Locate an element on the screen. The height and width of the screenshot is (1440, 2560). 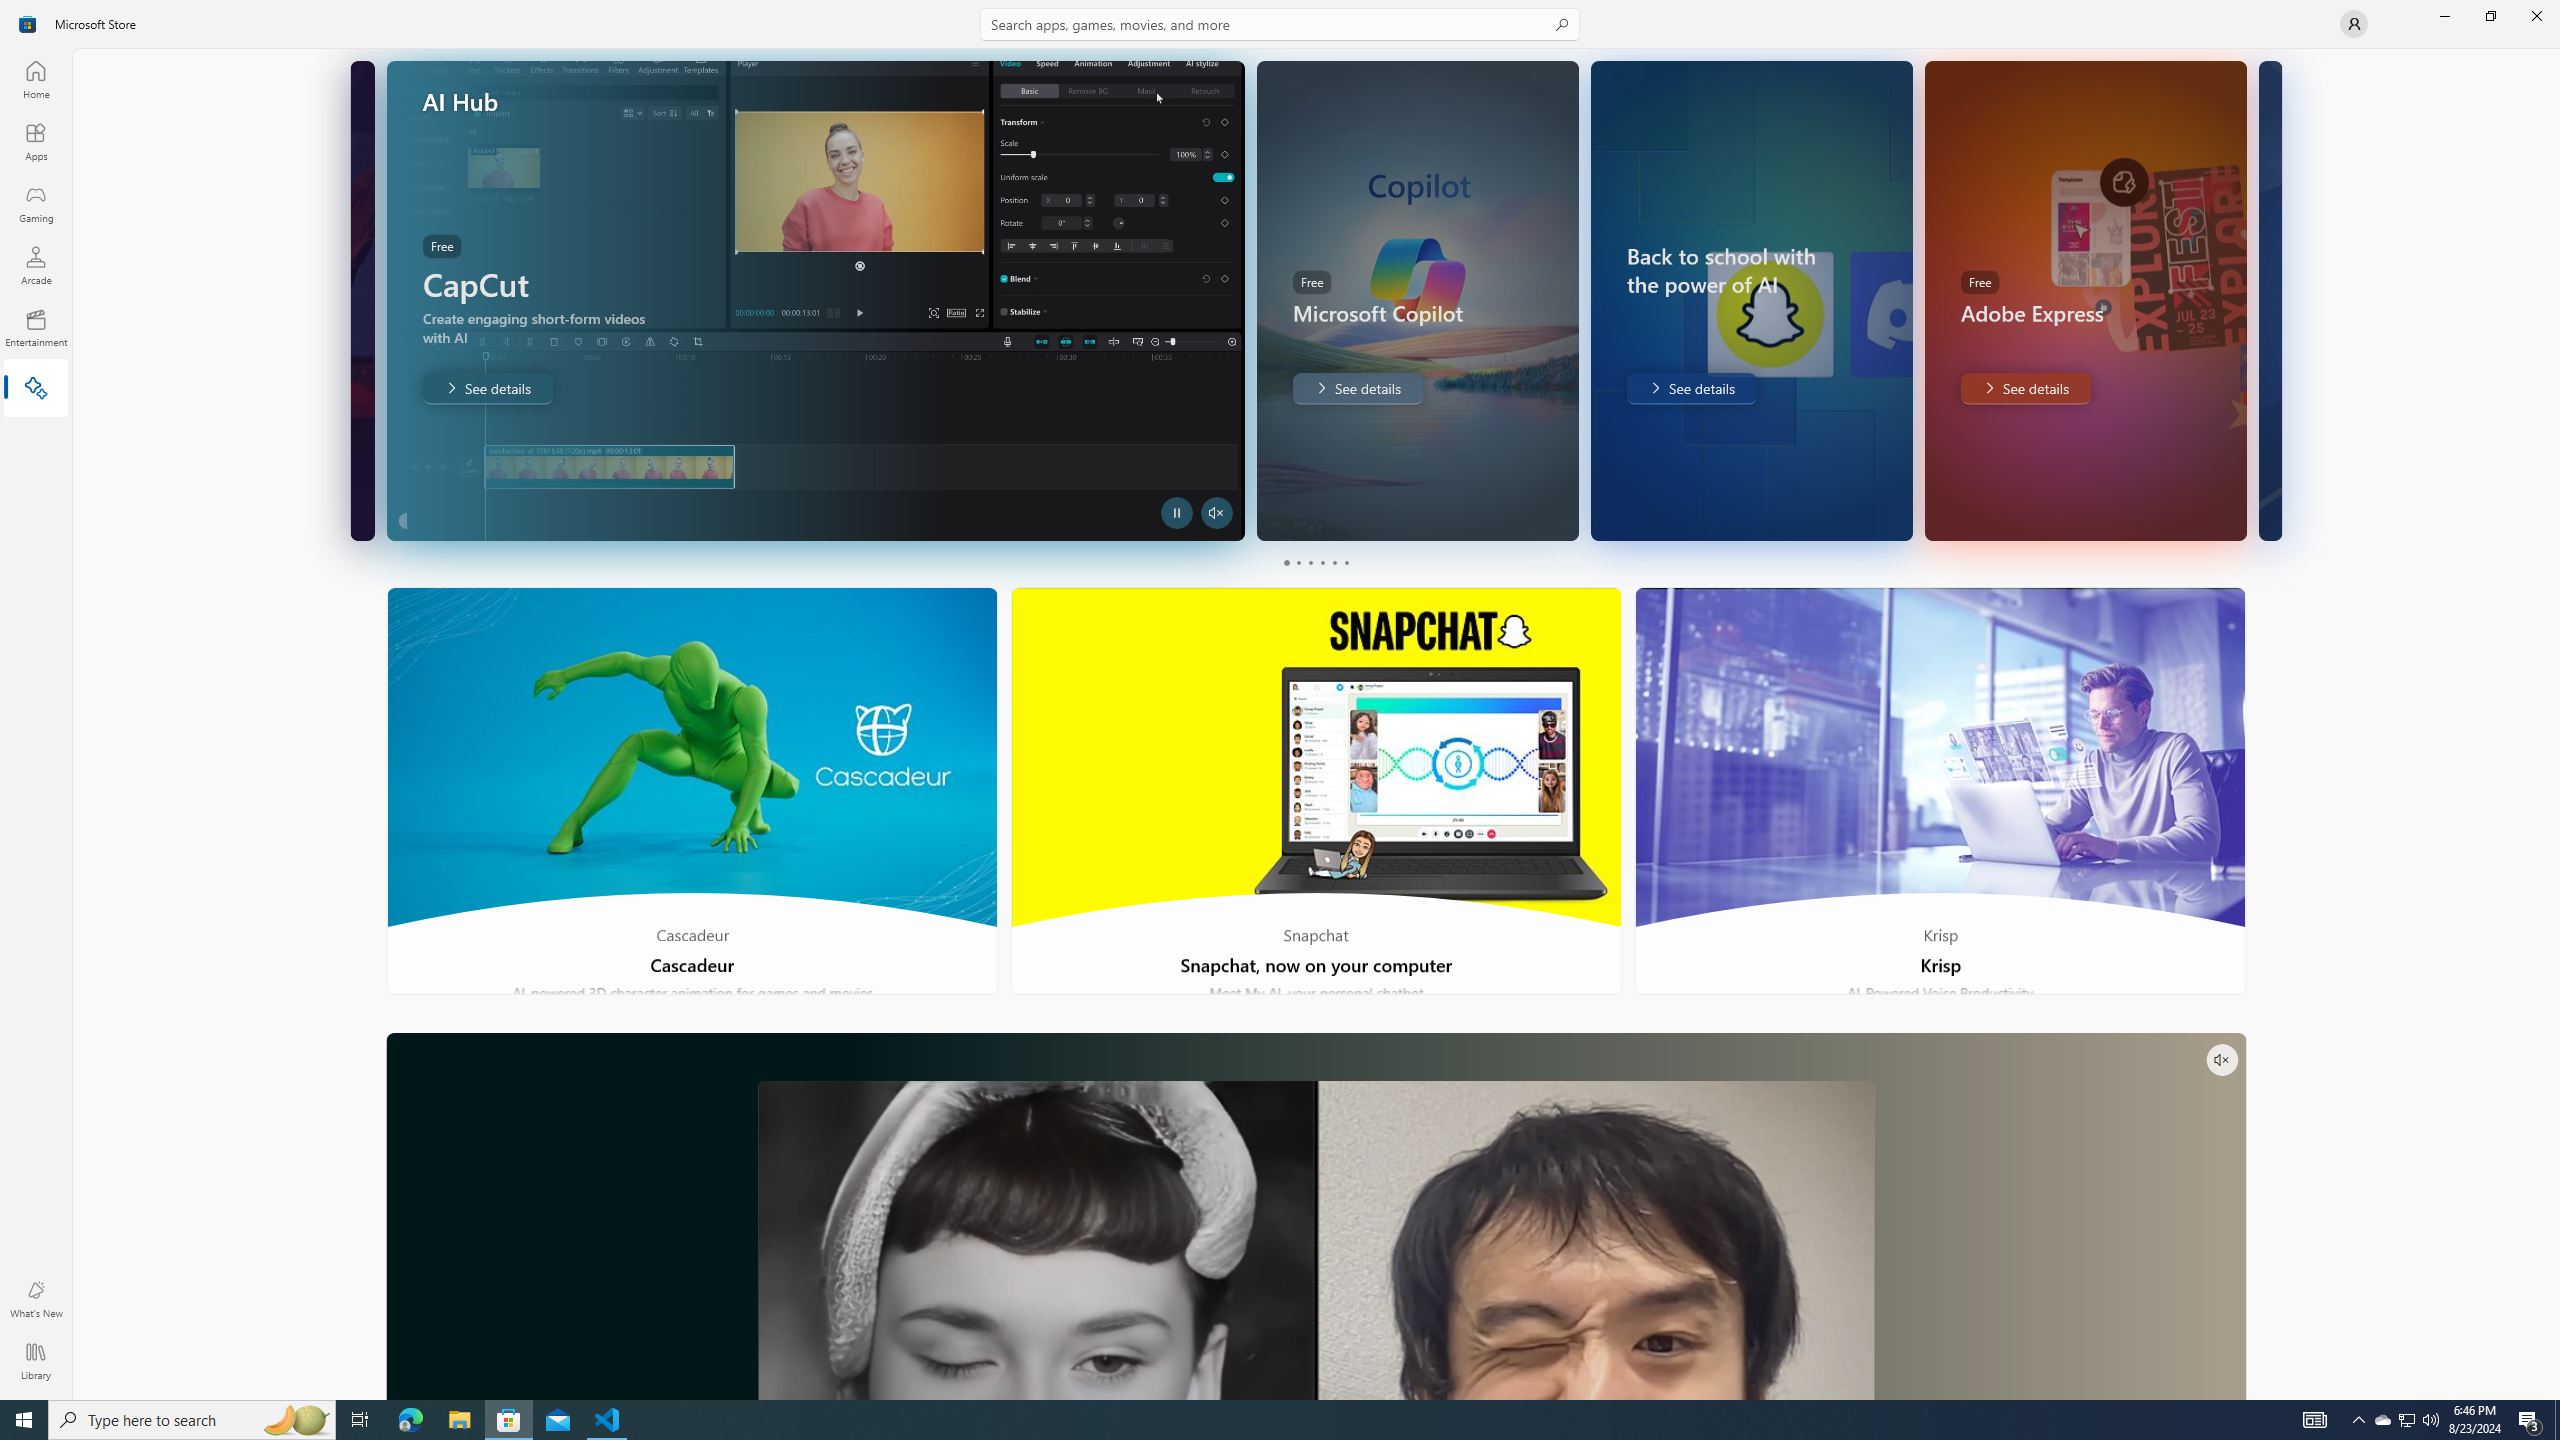
'Class: Image' is located at coordinates (28, 22).